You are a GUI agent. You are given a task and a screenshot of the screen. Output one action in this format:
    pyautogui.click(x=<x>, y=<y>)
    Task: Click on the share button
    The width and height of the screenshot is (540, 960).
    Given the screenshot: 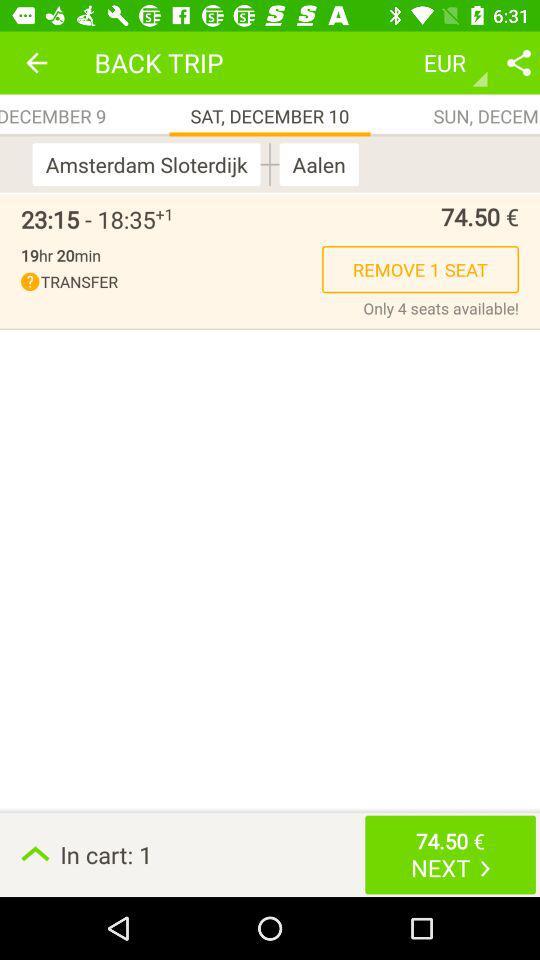 What is the action you would take?
    pyautogui.click(x=518, y=62)
    